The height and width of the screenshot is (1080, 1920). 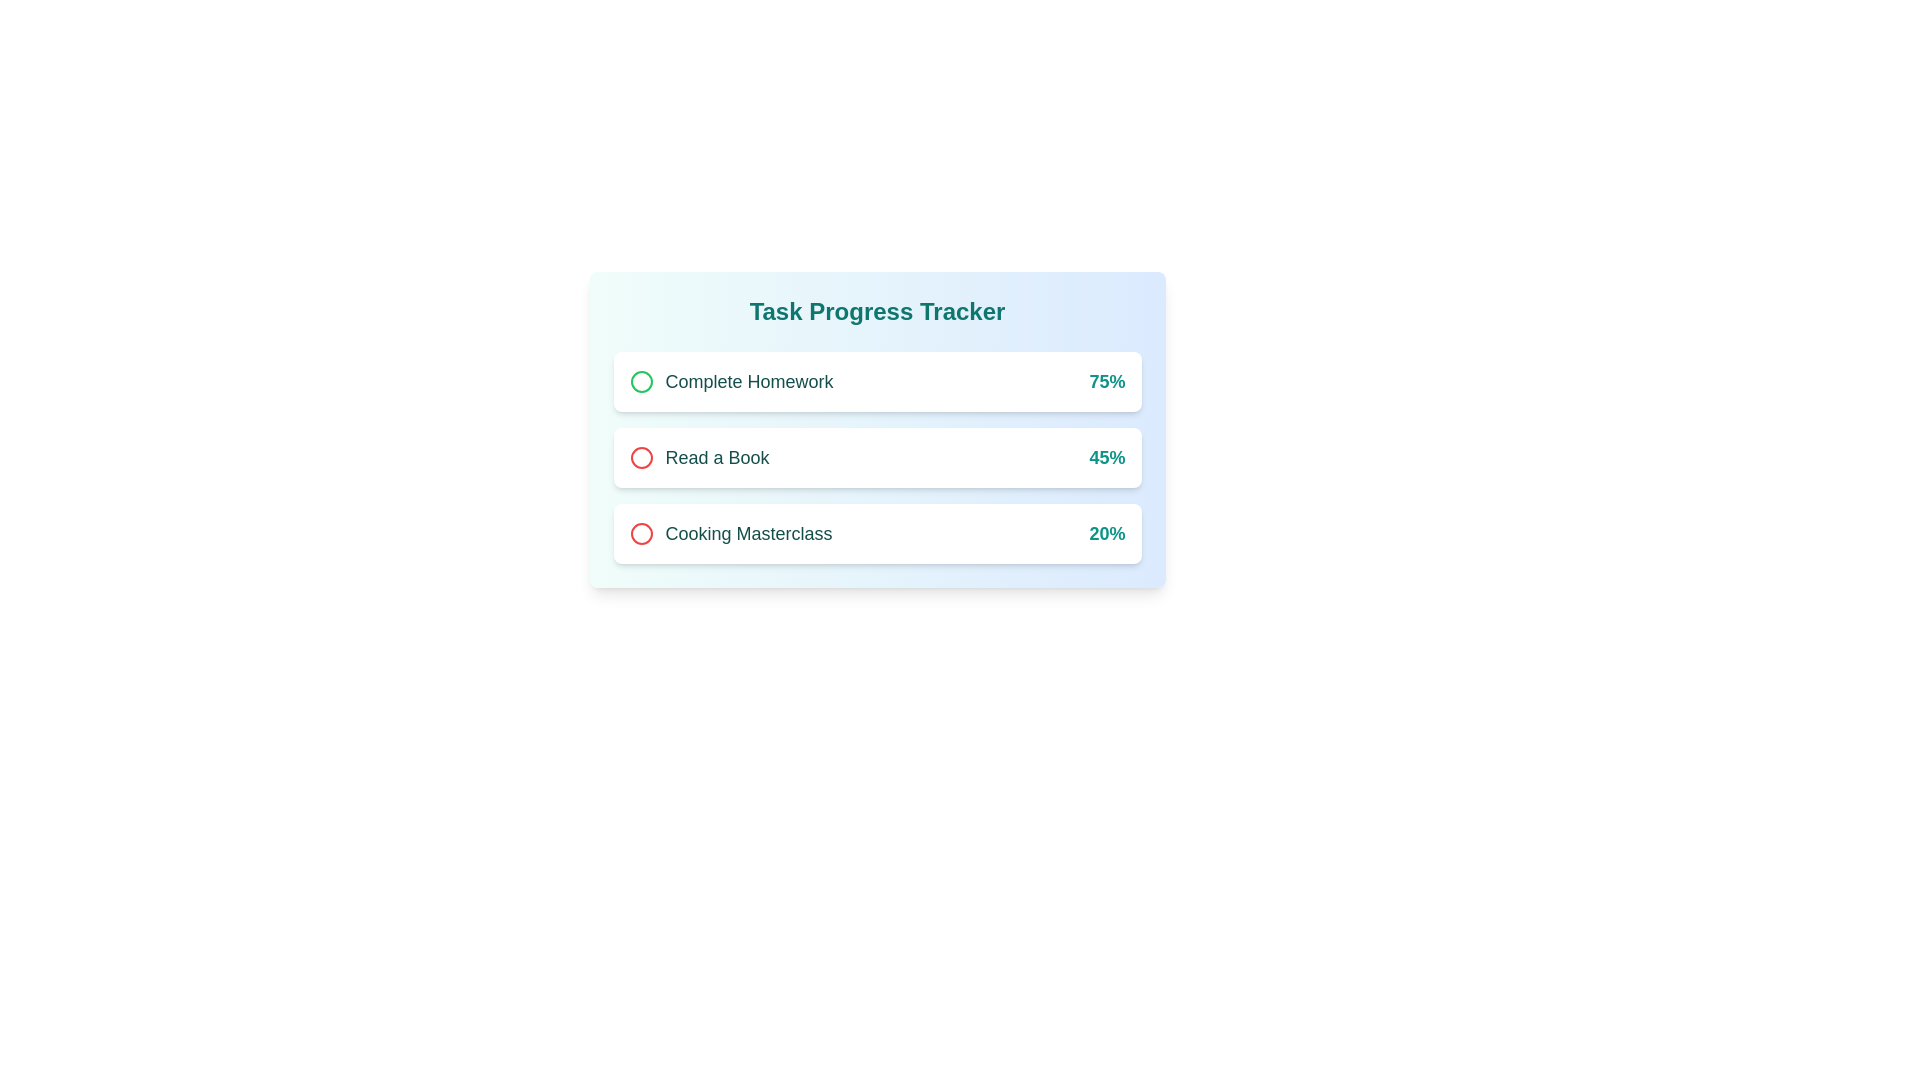 What do you see at coordinates (641, 381) in the screenshot?
I see `the status icon for the 'Complete Homework' task in the 'Task Progress Tracker' section, which is the leftmost item in the first row` at bounding box center [641, 381].